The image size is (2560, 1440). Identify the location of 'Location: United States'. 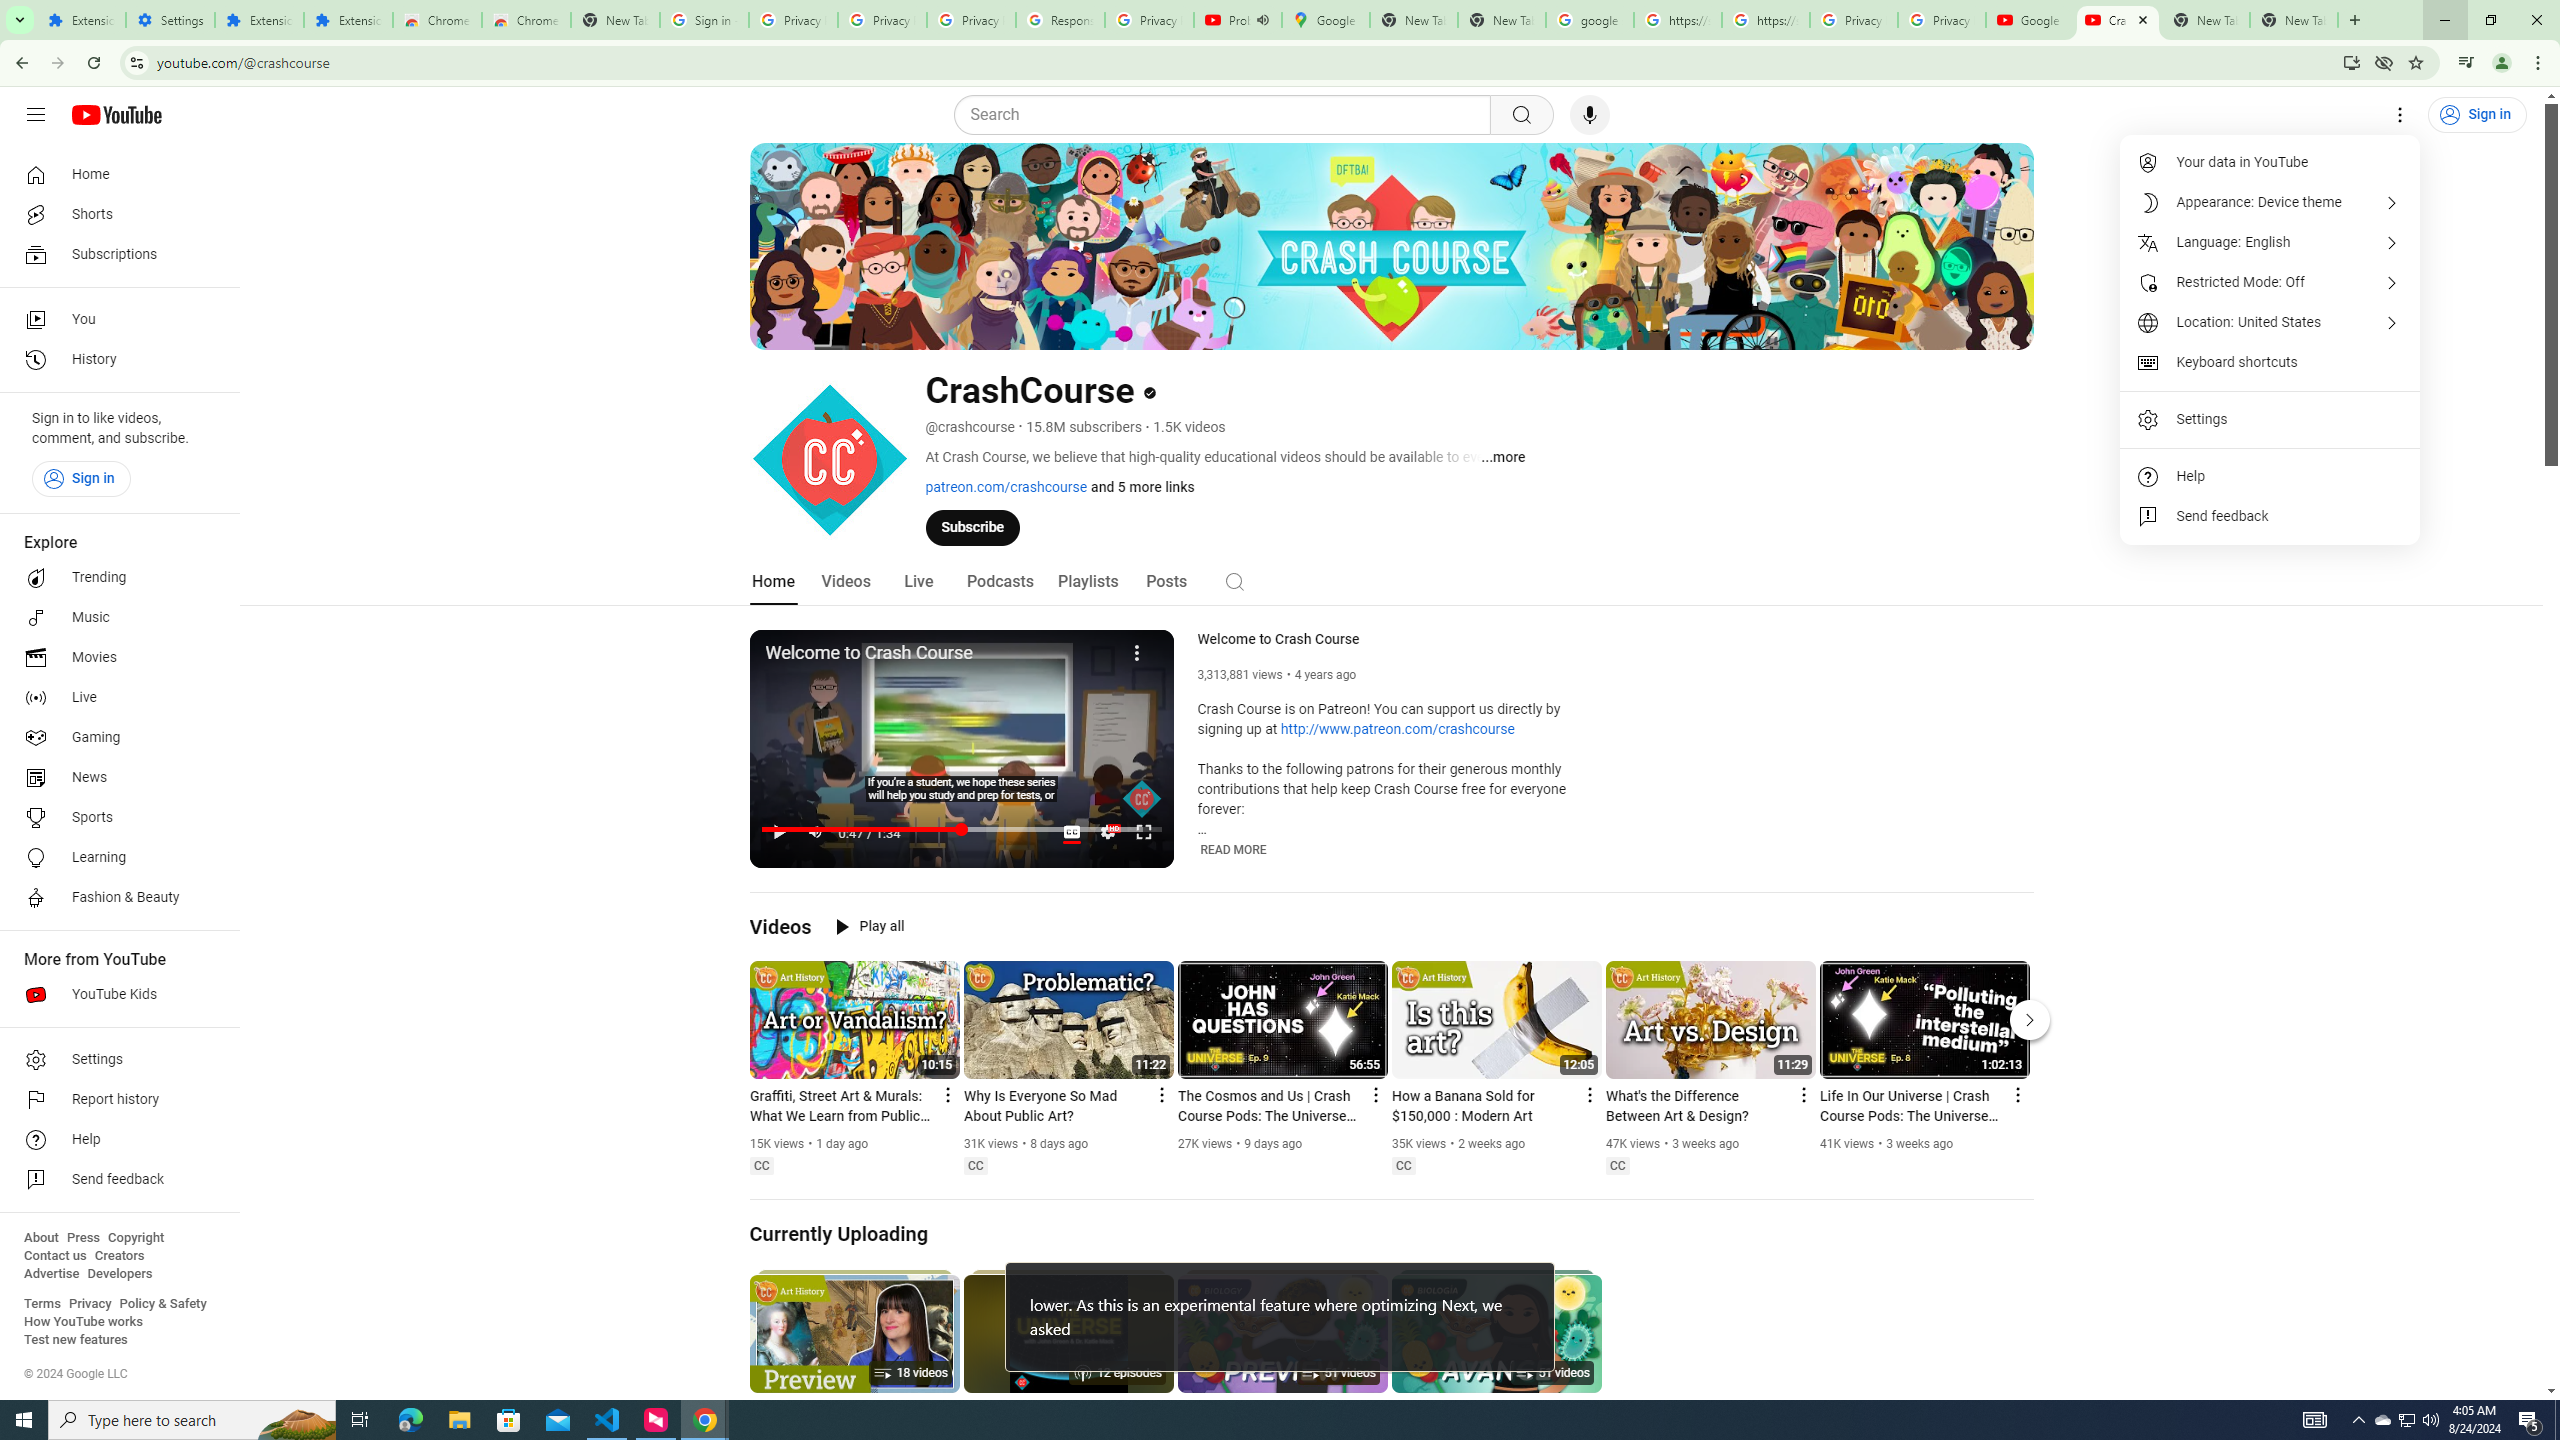
(2270, 321).